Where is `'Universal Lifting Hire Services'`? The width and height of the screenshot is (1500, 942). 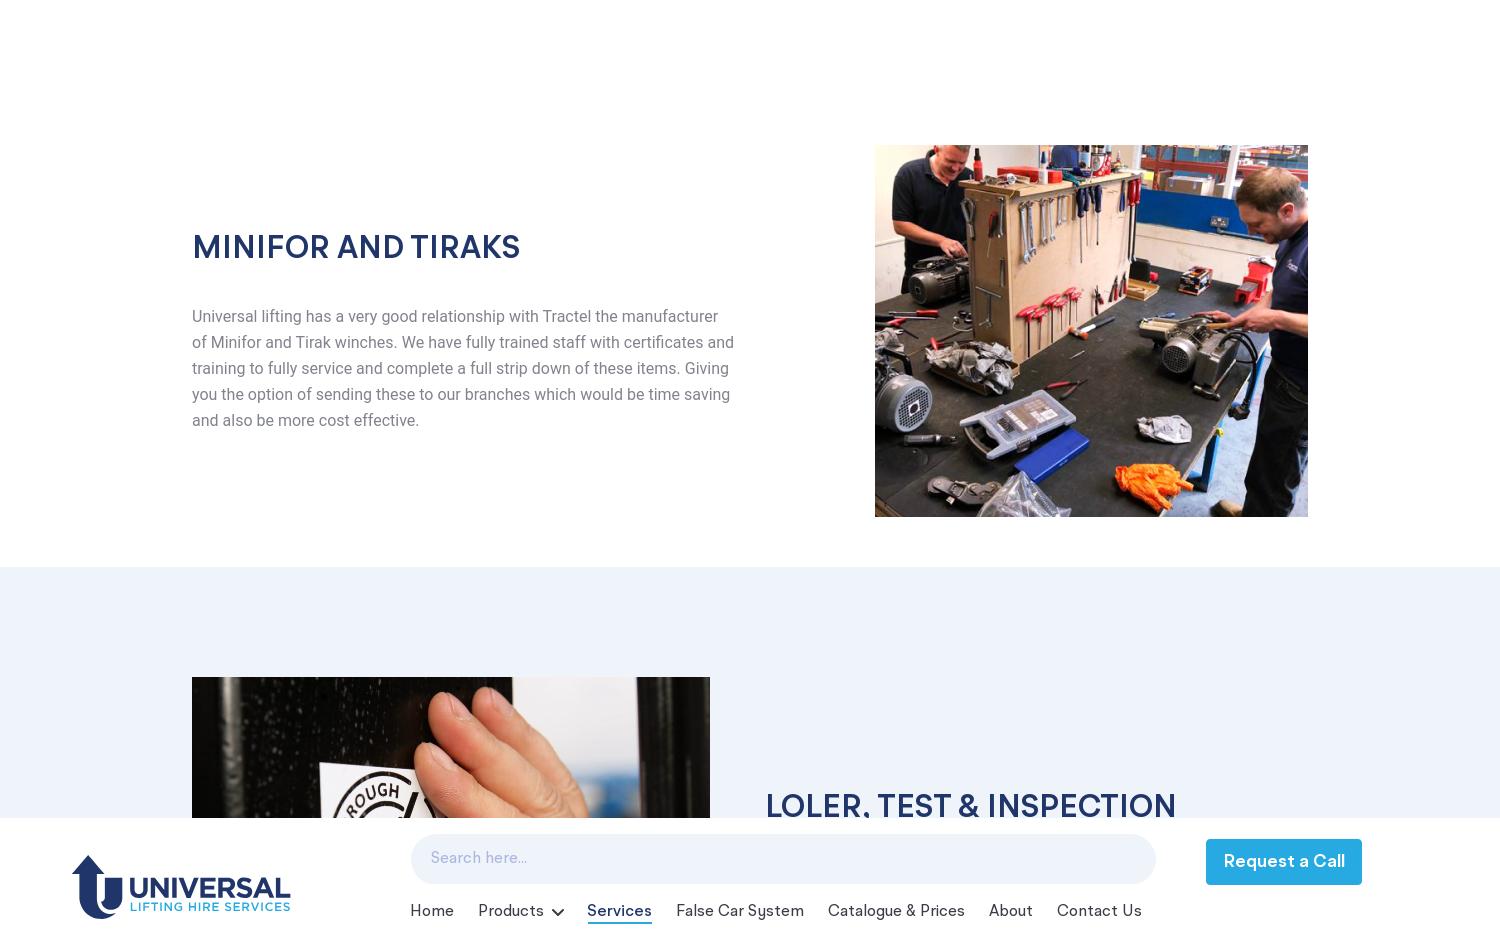
'Universal Lifting Hire Services' is located at coordinates (333, 602).